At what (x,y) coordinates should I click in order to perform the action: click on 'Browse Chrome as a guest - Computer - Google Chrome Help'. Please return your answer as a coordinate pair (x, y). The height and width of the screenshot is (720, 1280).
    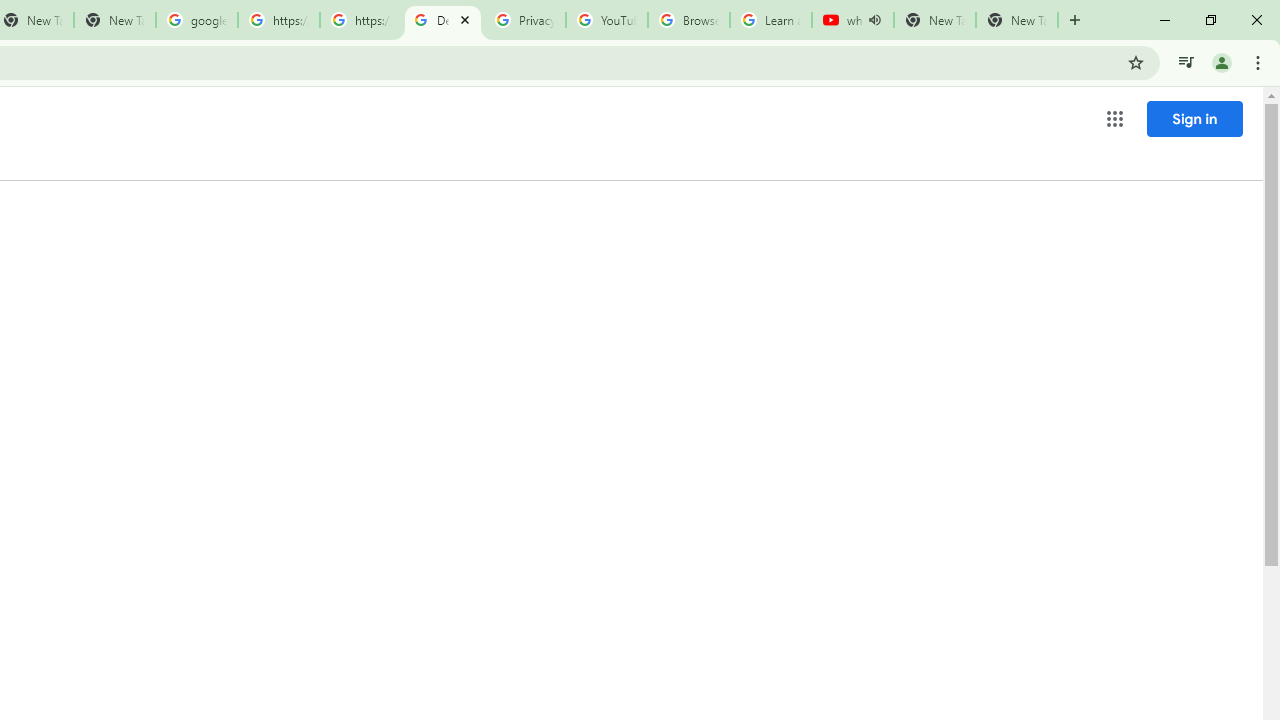
    Looking at the image, I should click on (688, 20).